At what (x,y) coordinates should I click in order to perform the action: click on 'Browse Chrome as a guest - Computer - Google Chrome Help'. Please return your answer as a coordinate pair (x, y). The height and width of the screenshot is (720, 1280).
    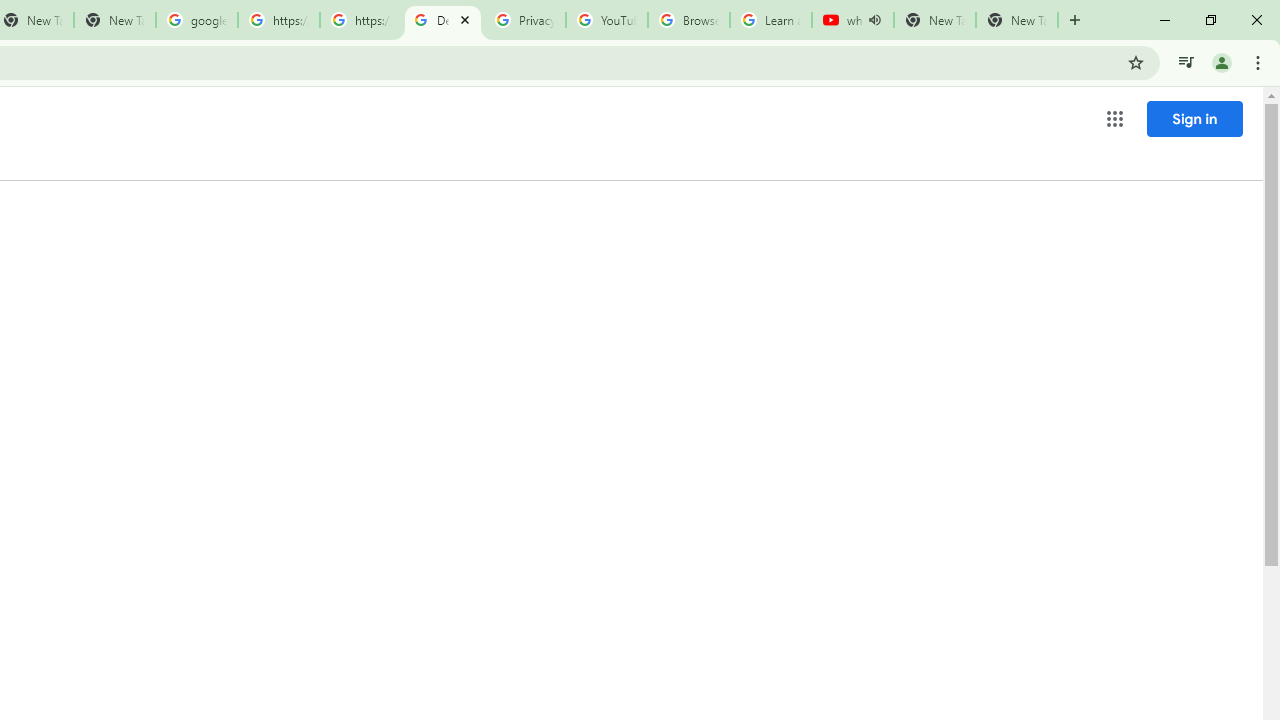
    Looking at the image, I should click on (688, 20).